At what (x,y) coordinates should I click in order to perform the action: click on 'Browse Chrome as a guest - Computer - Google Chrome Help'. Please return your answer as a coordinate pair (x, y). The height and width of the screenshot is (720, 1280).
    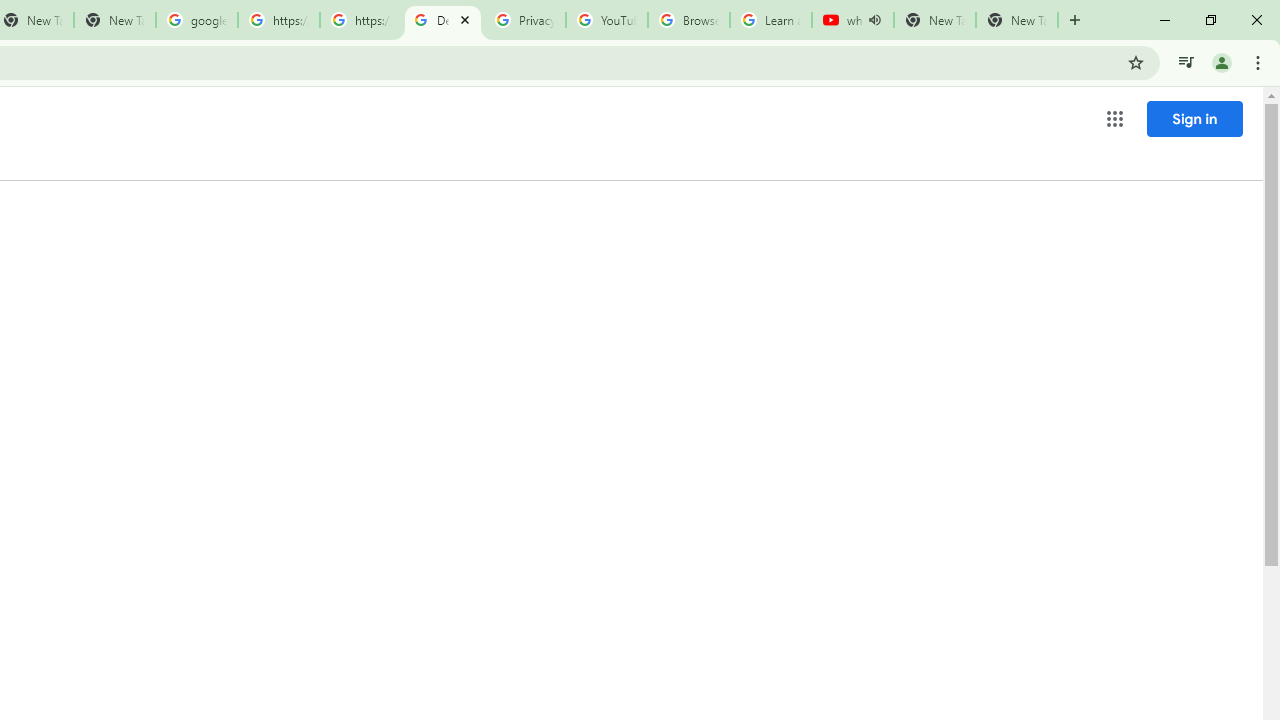
    Looking at the image, I should click on (688, 20).